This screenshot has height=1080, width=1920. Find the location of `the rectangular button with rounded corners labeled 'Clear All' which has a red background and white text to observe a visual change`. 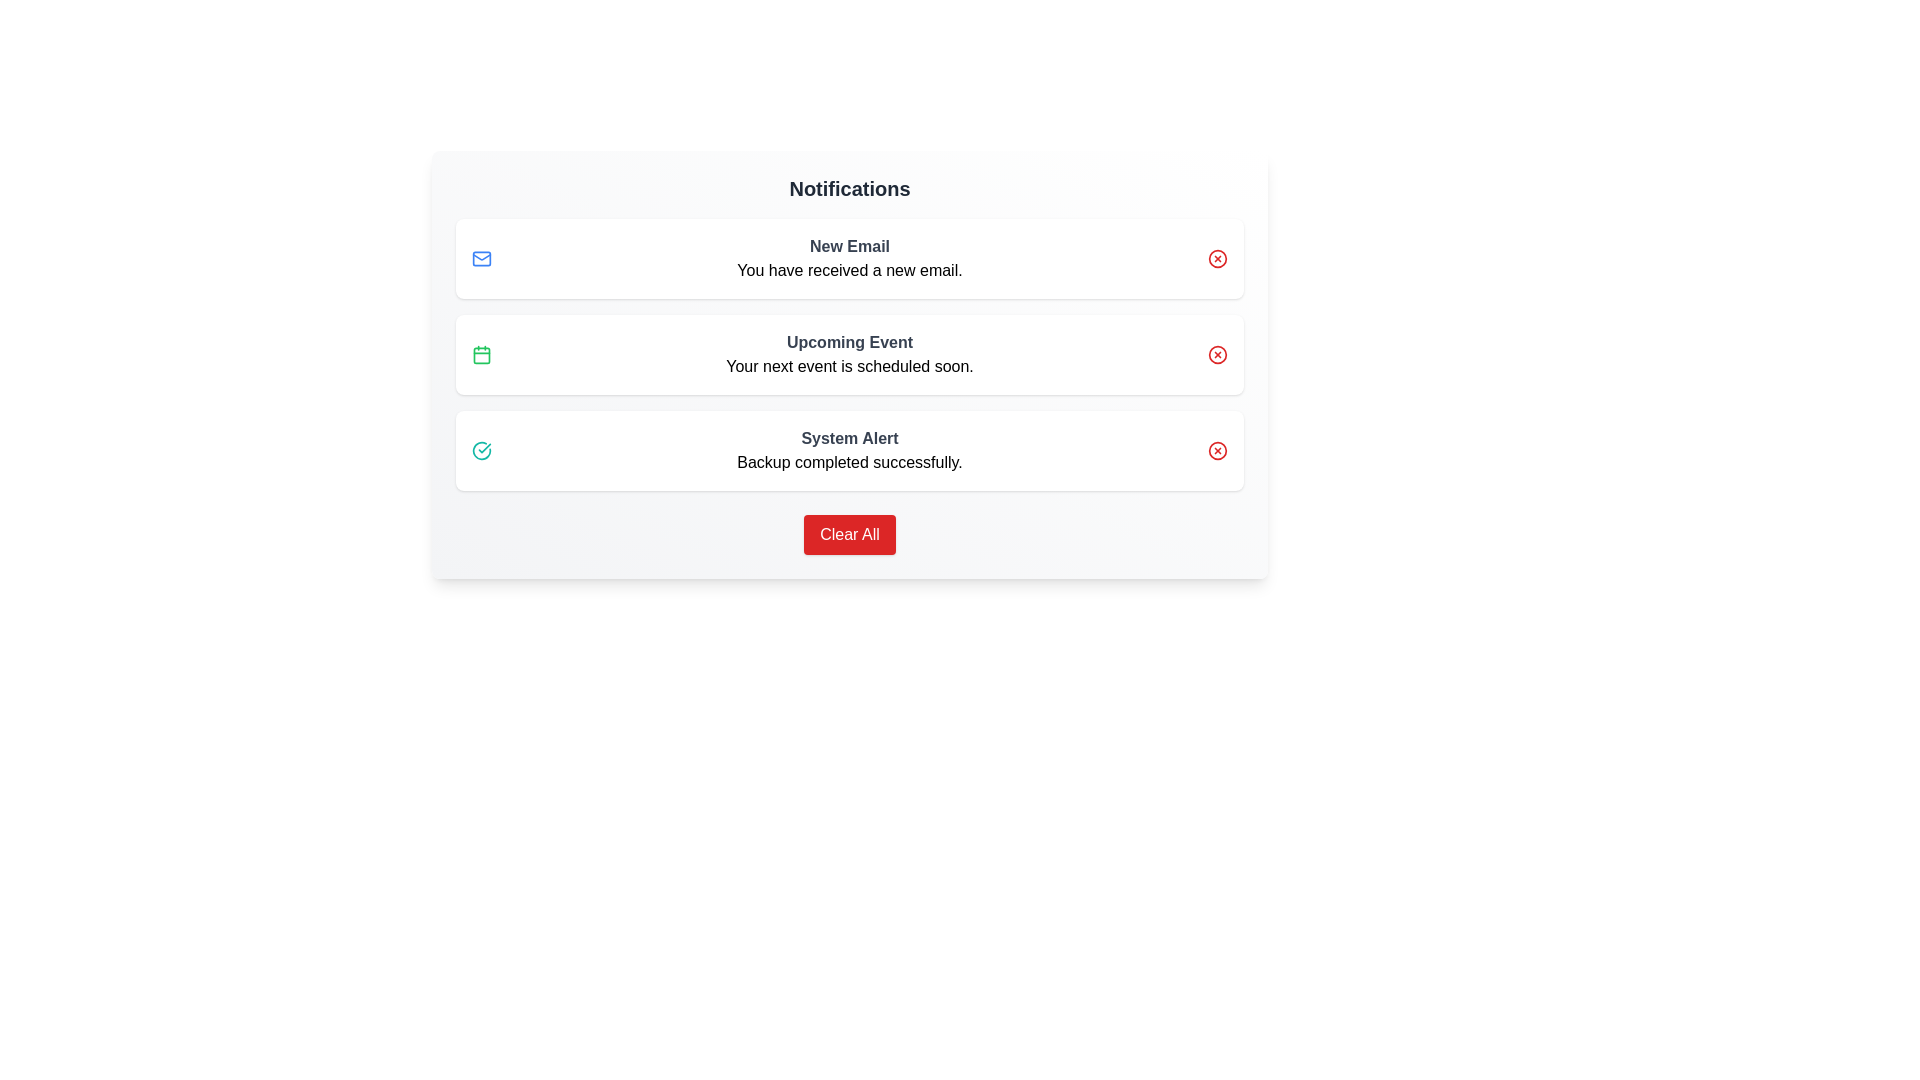

the rectangular button with rounded corners labeled 'Clear All' which has a red background and white text to observe a visual change is located at coordinates (849, 534).